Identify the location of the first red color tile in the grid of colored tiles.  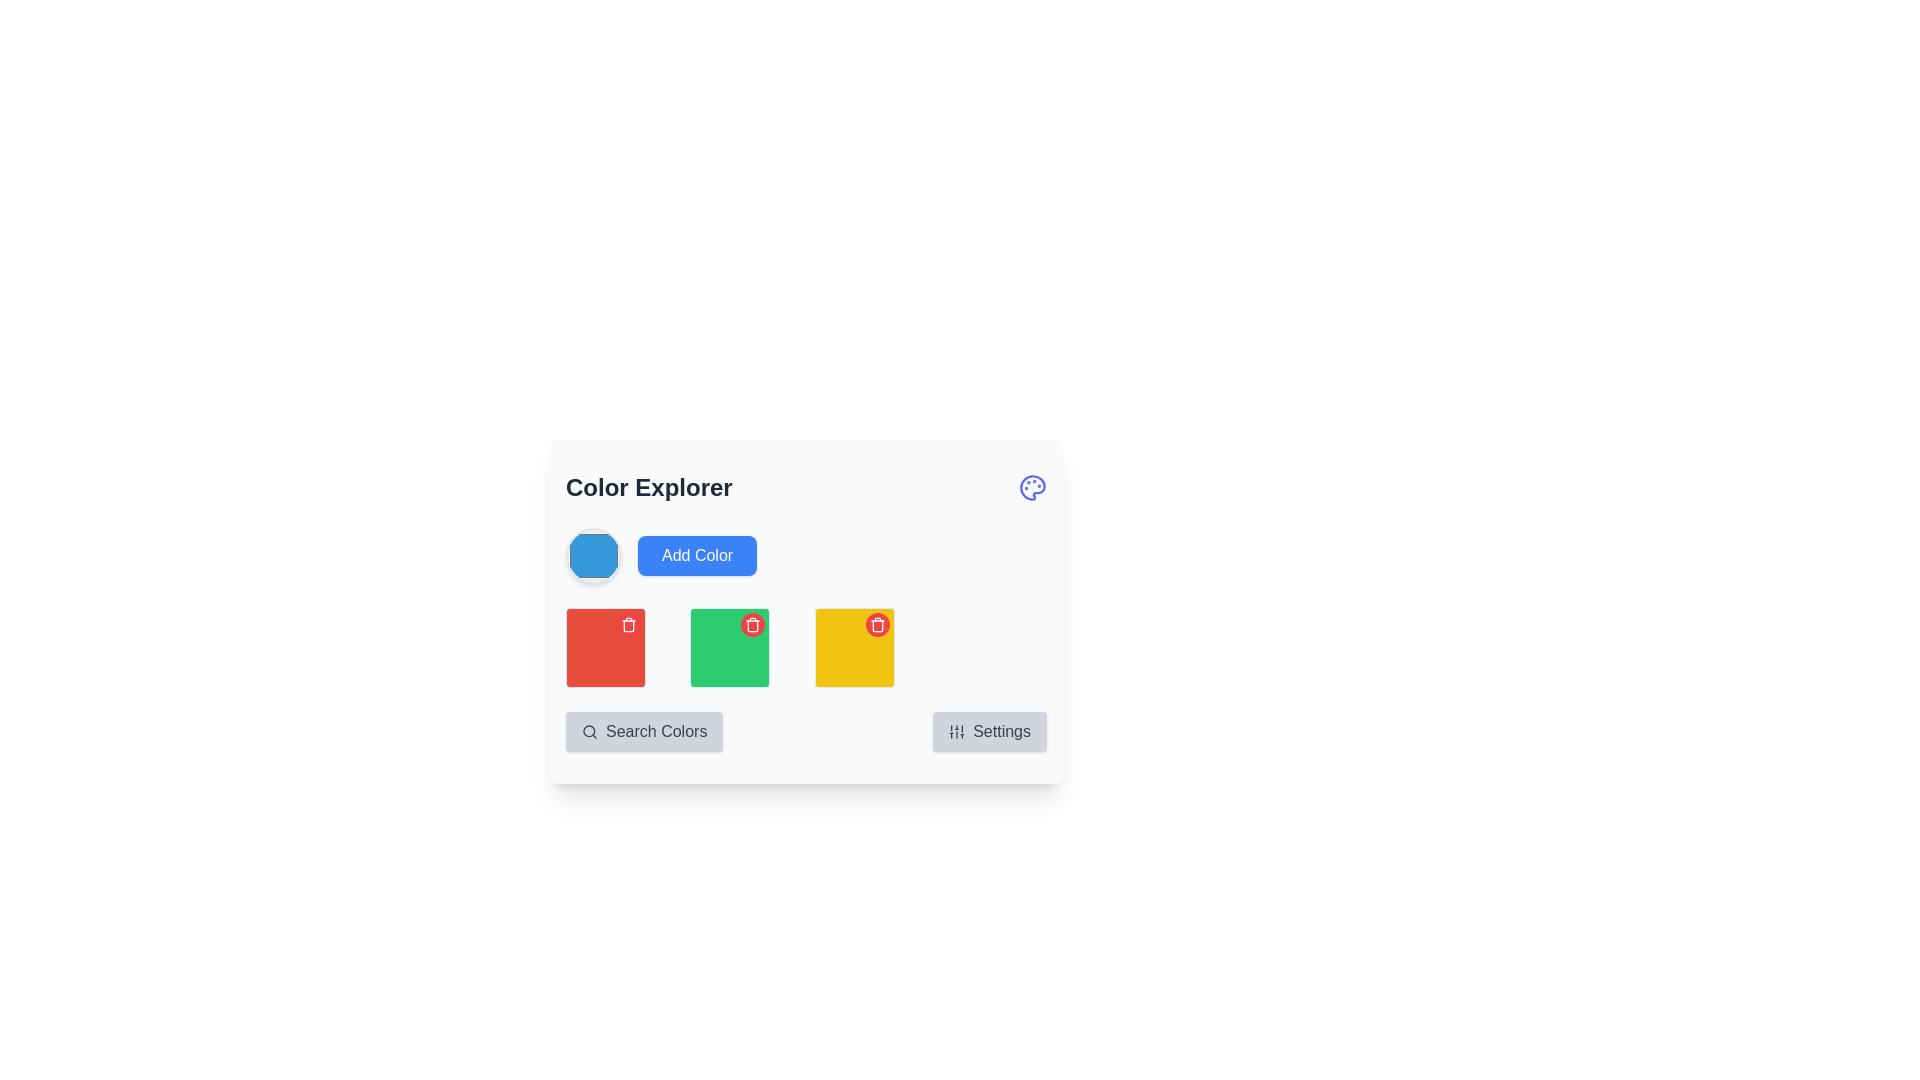
(604, 648).